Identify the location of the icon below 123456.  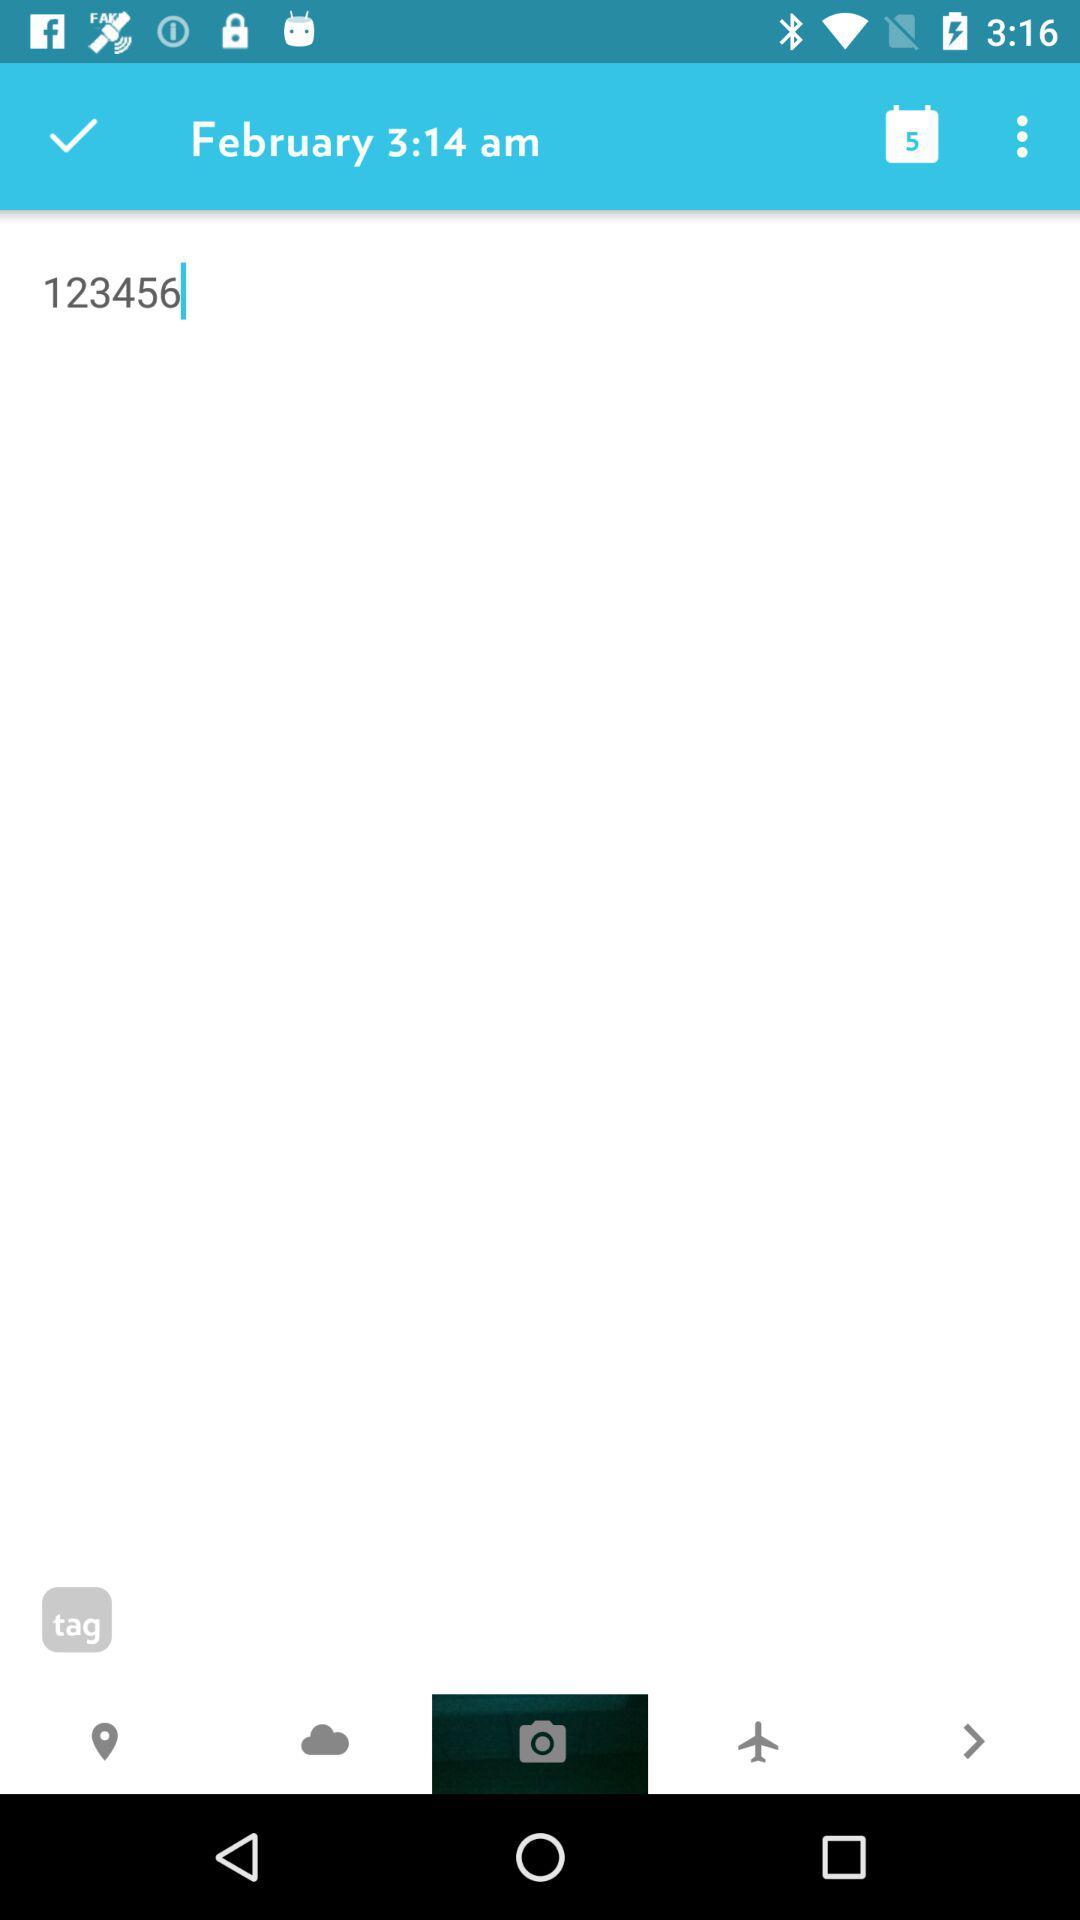
(323, 1743).